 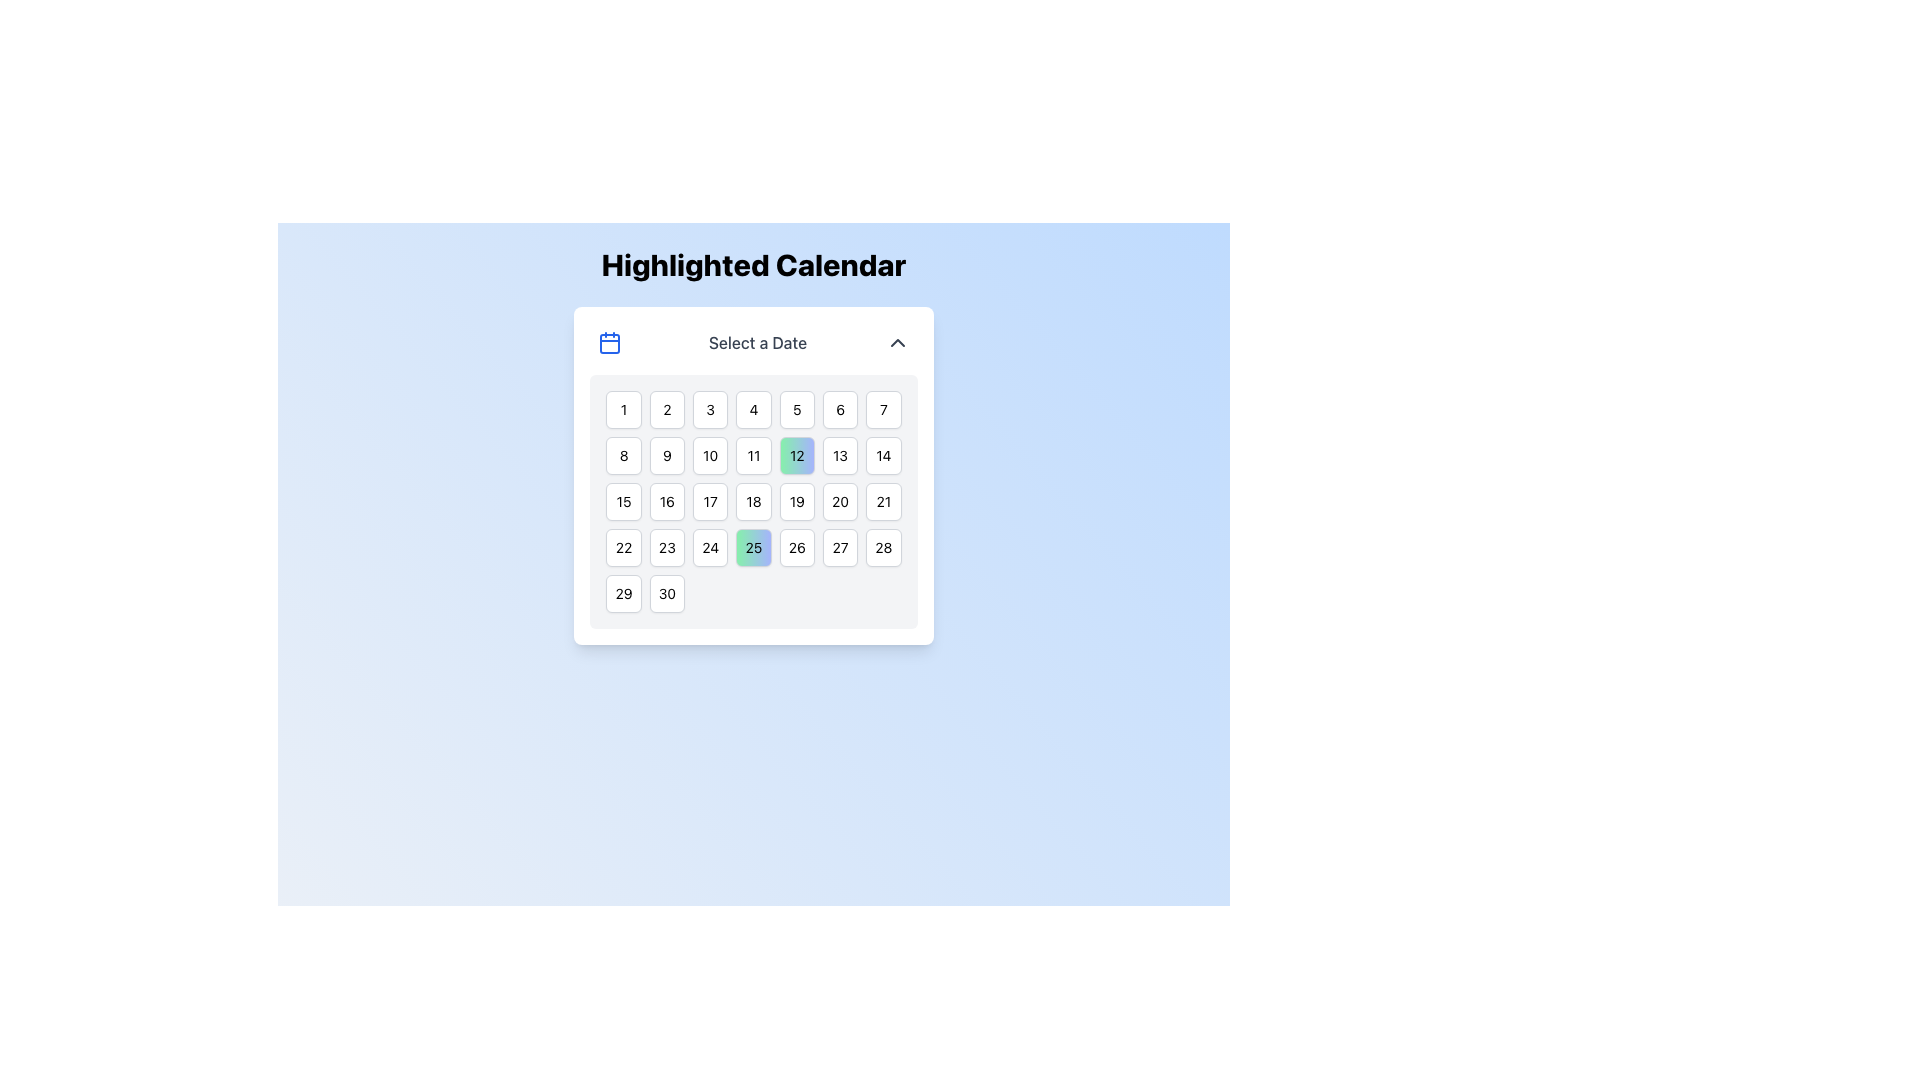 What do you see at coordinates (882, 500) in the screenshot?
I see `the square button with a rounded border displaying the number '21'` at bounding box center [882, 500].